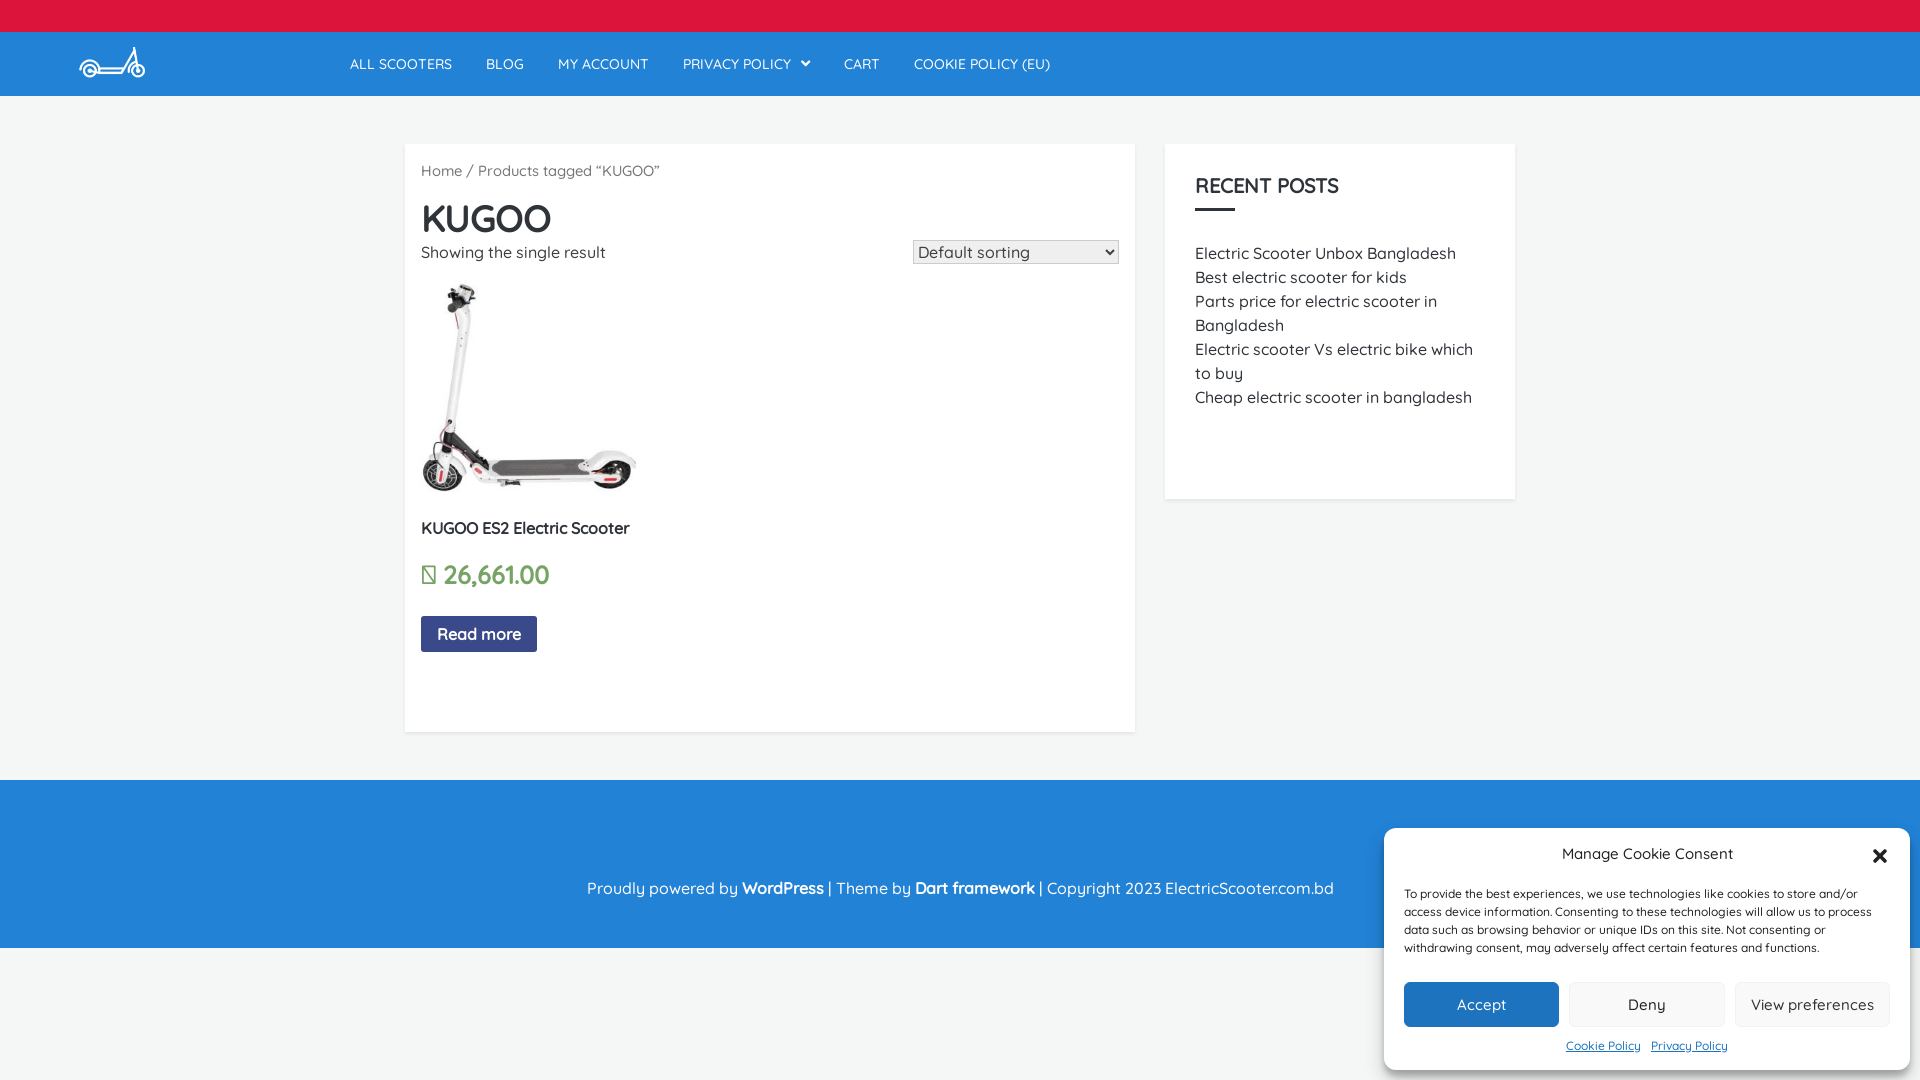  Describe the element at coordinates (982, 63) in the screenshot. I see `'COOKIE POLICY (EU)'` at that location.